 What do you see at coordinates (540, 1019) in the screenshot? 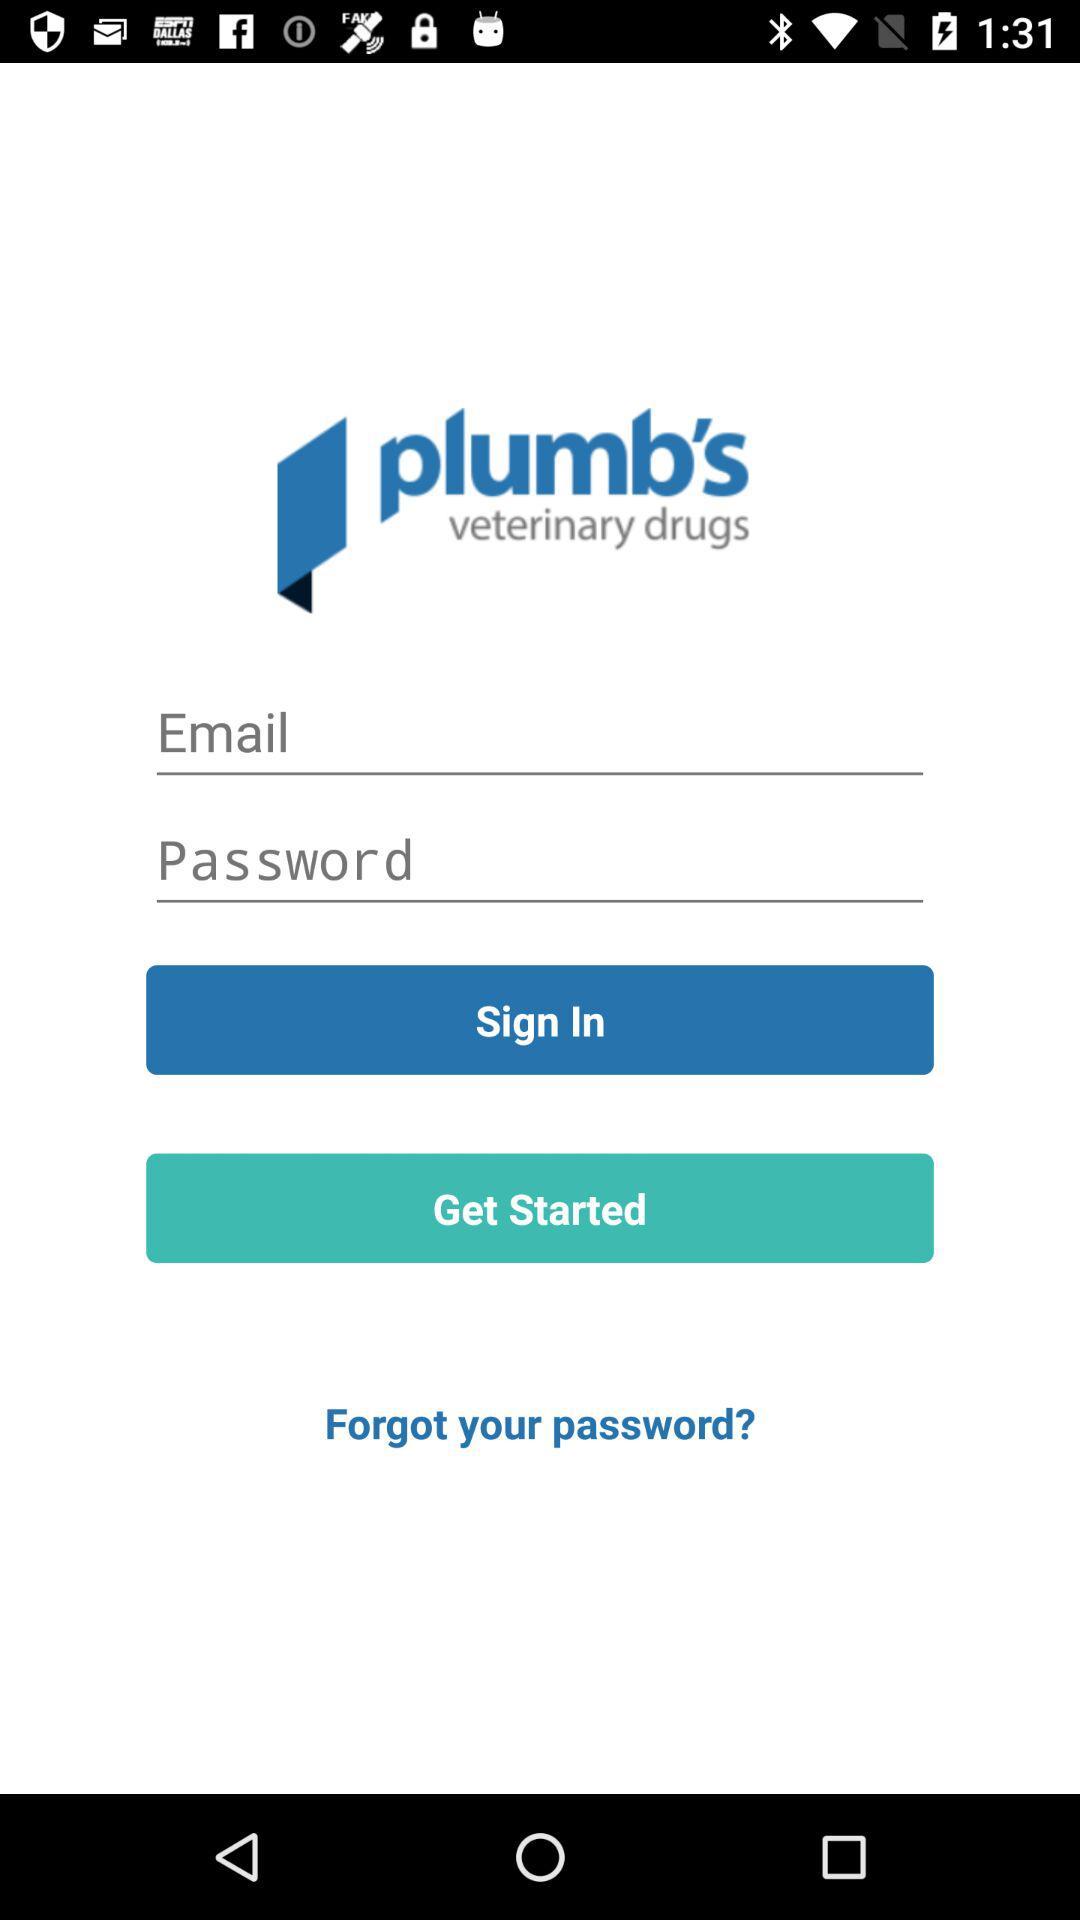
I see `the item above get started` at bounding box center [540, 1019].